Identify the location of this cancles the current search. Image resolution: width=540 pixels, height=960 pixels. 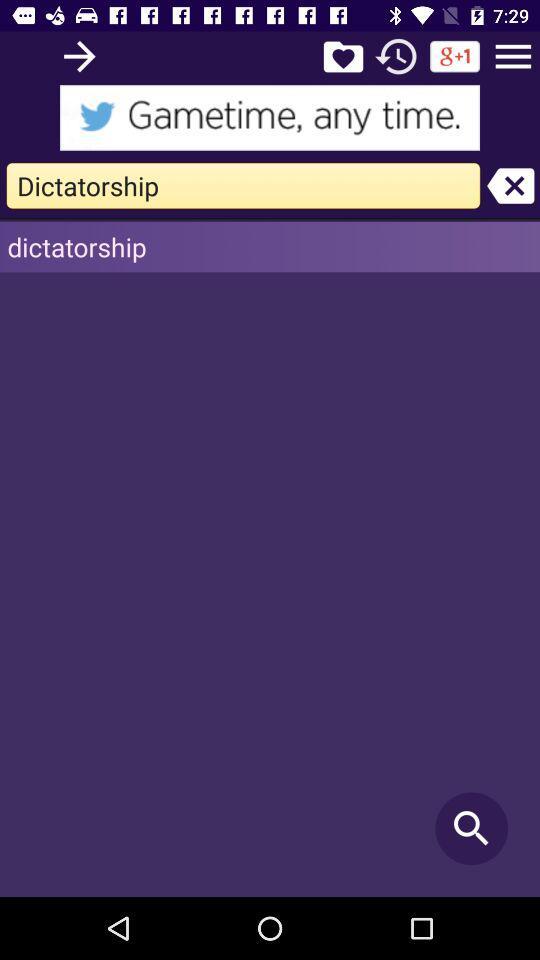
(510, 185).